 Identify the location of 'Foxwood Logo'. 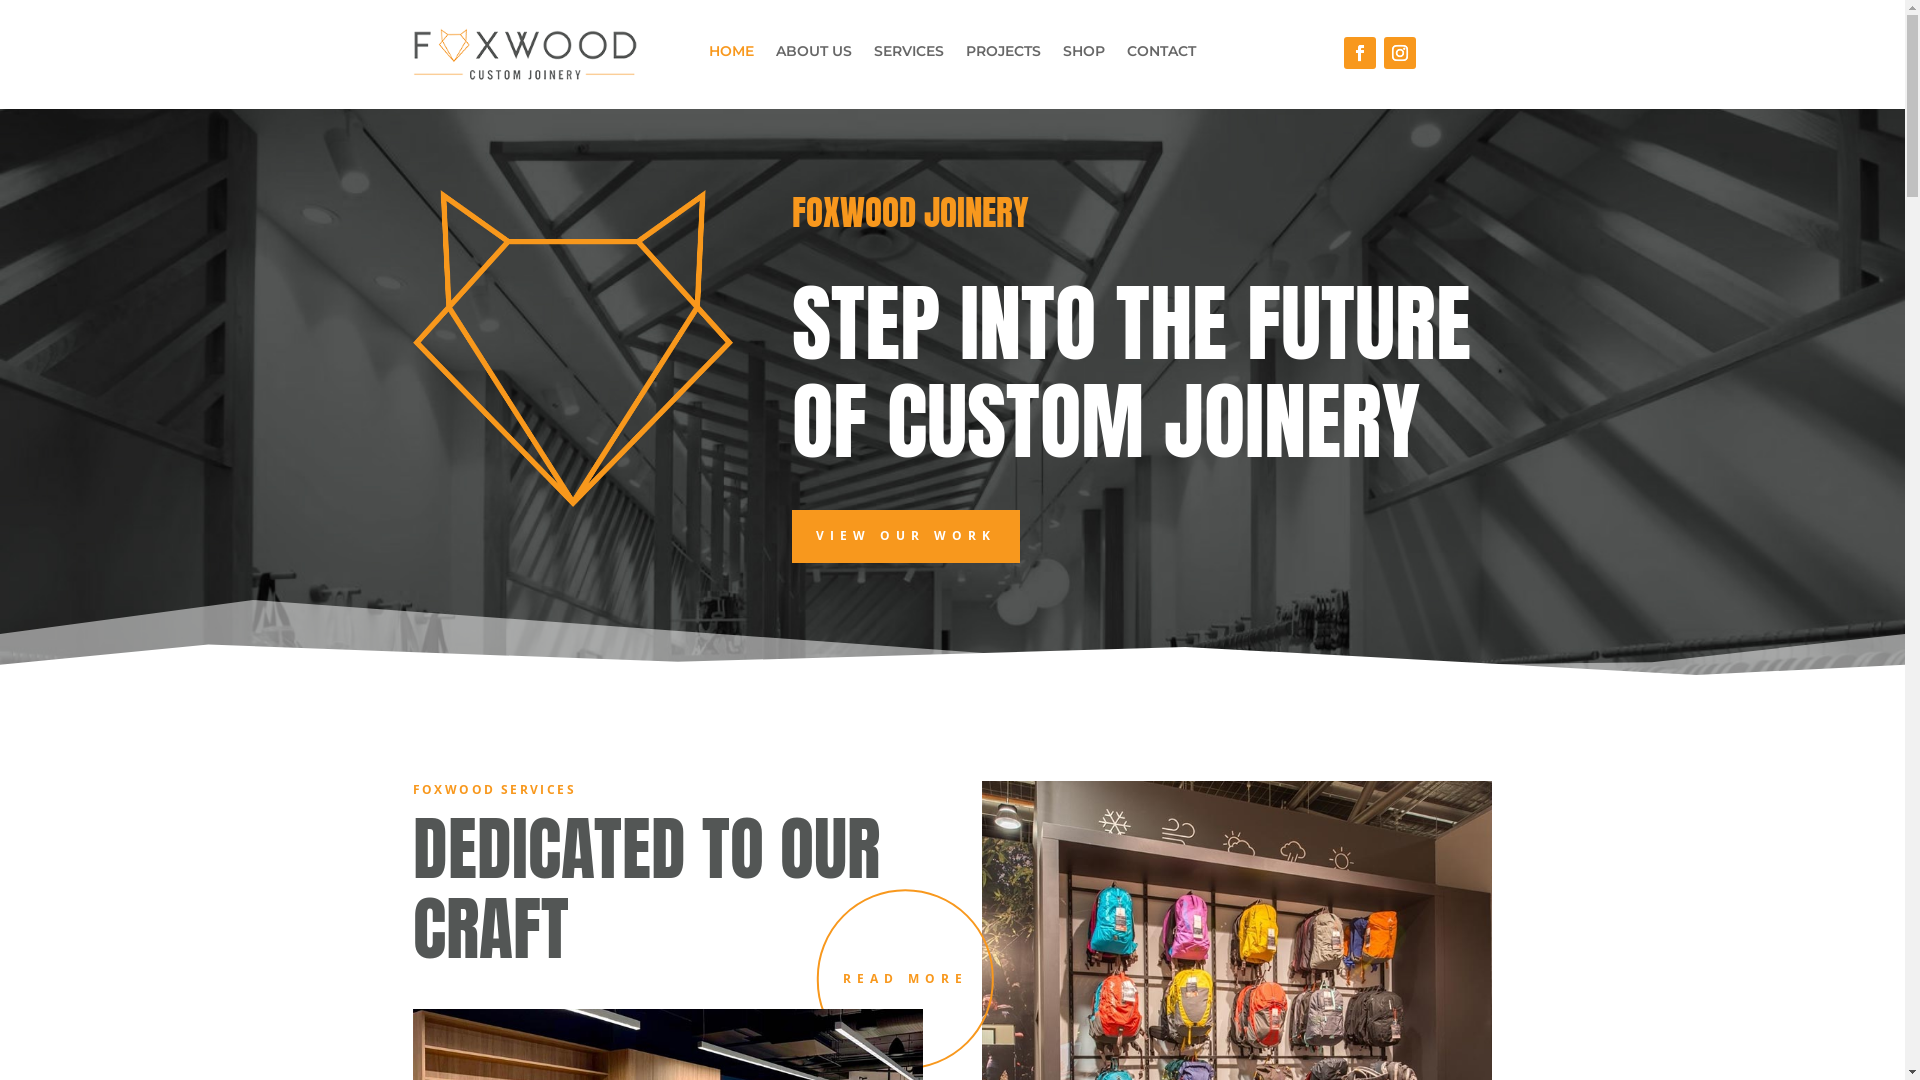
(411, 347).